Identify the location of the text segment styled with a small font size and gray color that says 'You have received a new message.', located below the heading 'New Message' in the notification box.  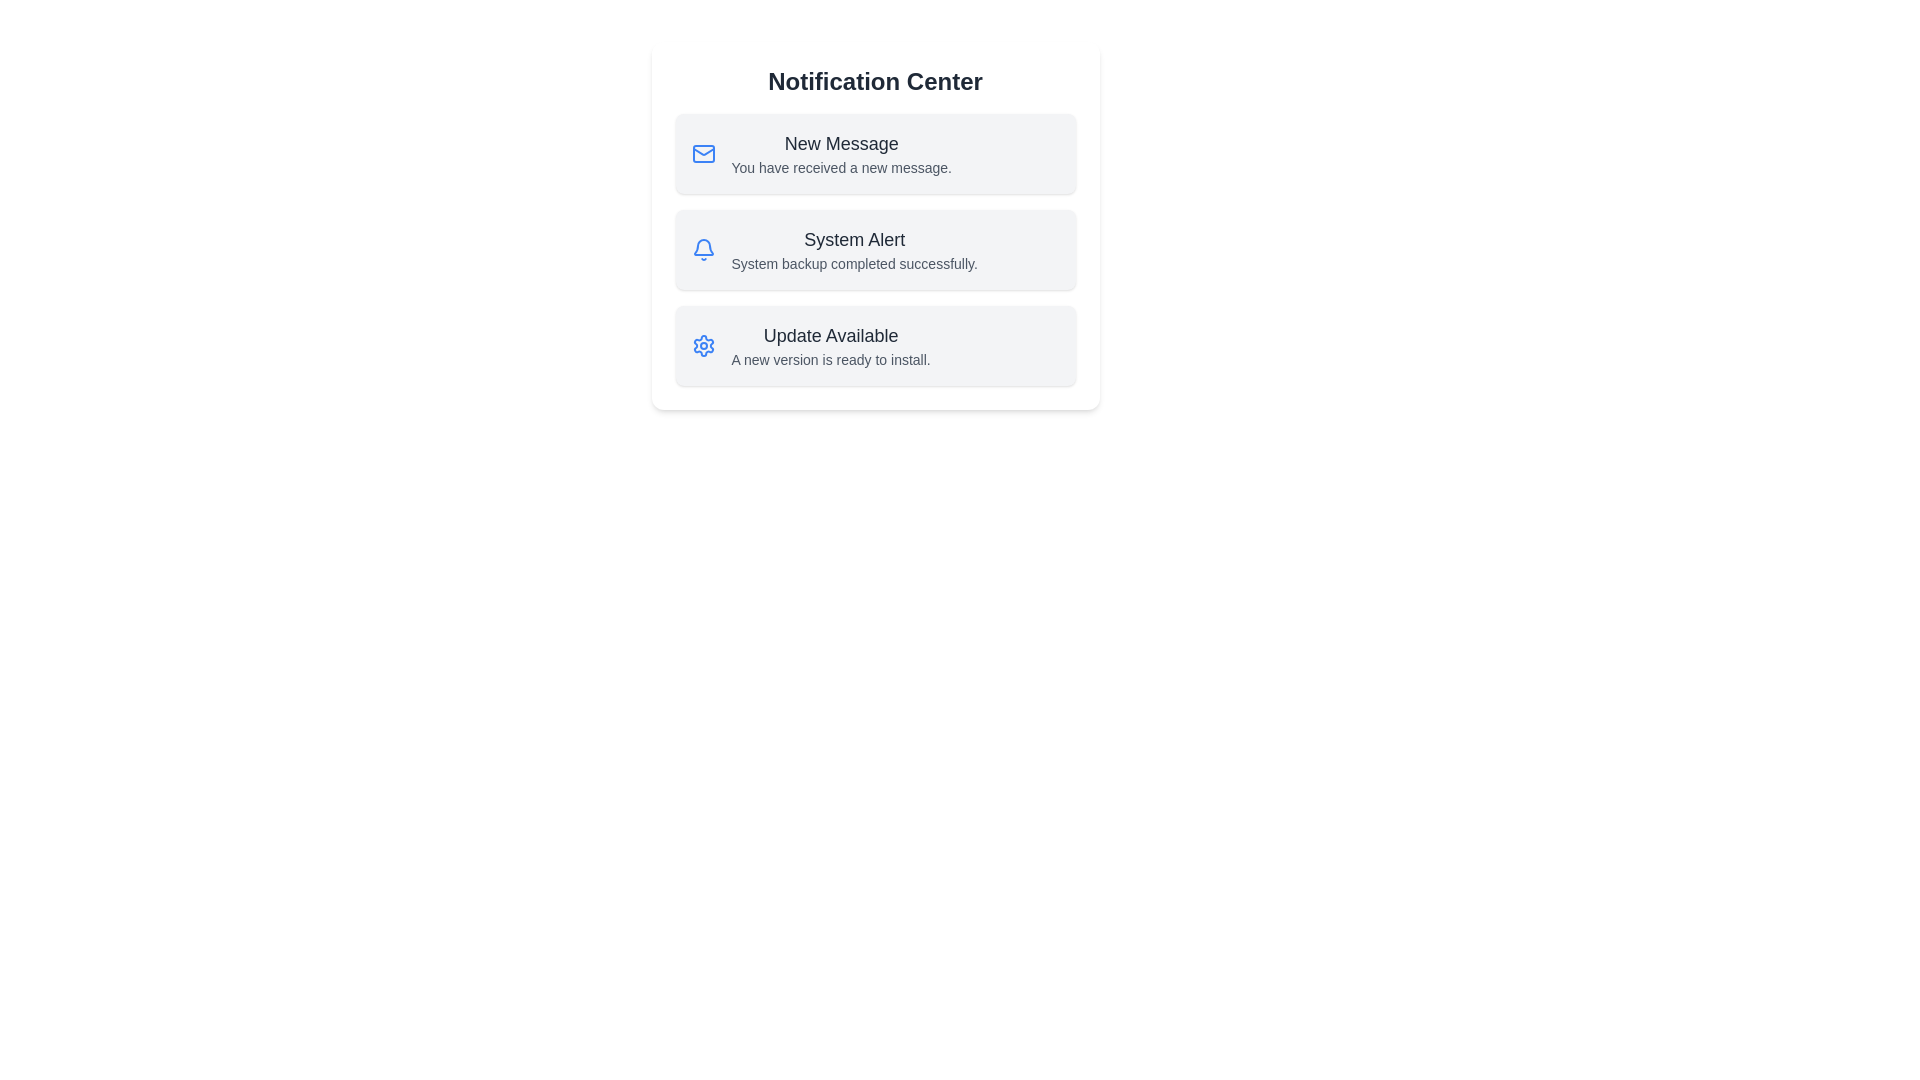
(841, 167).